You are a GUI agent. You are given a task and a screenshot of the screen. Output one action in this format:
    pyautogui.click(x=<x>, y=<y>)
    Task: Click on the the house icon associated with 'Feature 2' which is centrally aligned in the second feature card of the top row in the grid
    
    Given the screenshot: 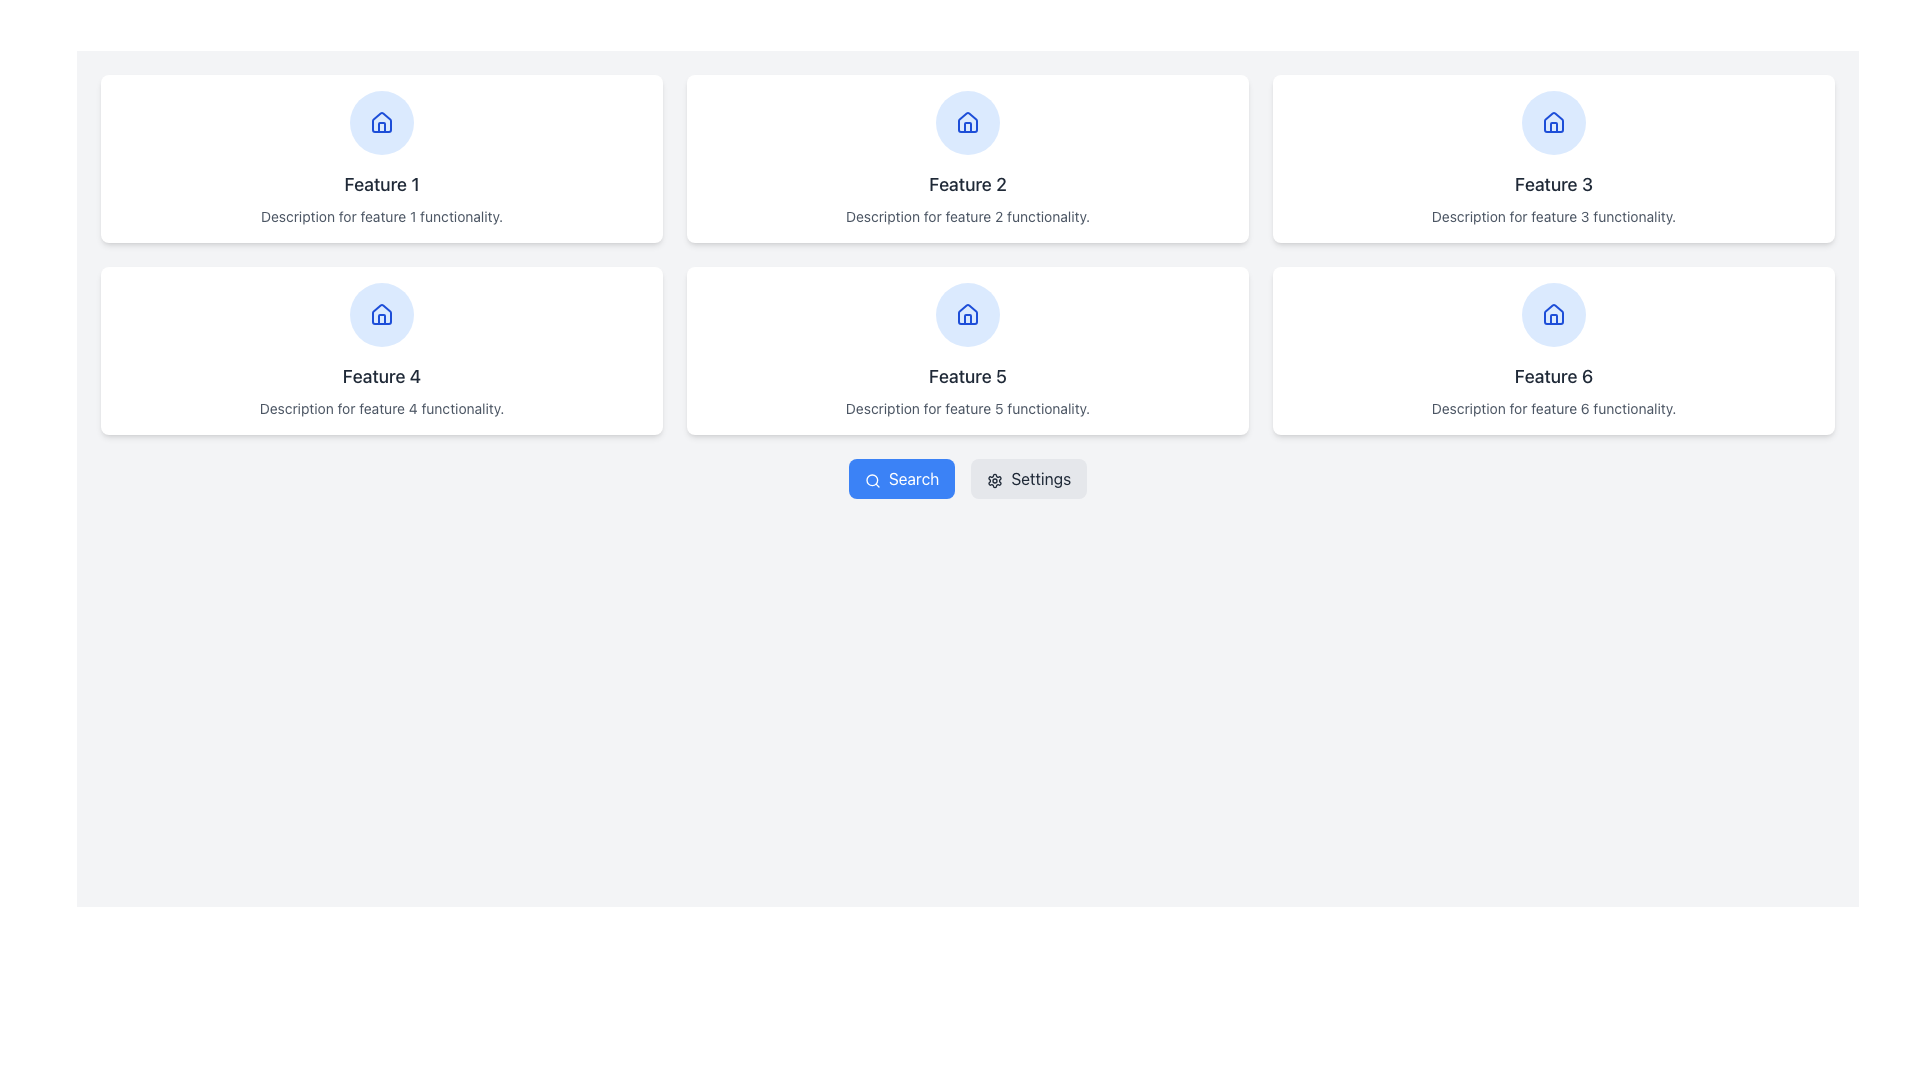 What is the action you would take?
    pyautogui.click(x=968, y=123)
    